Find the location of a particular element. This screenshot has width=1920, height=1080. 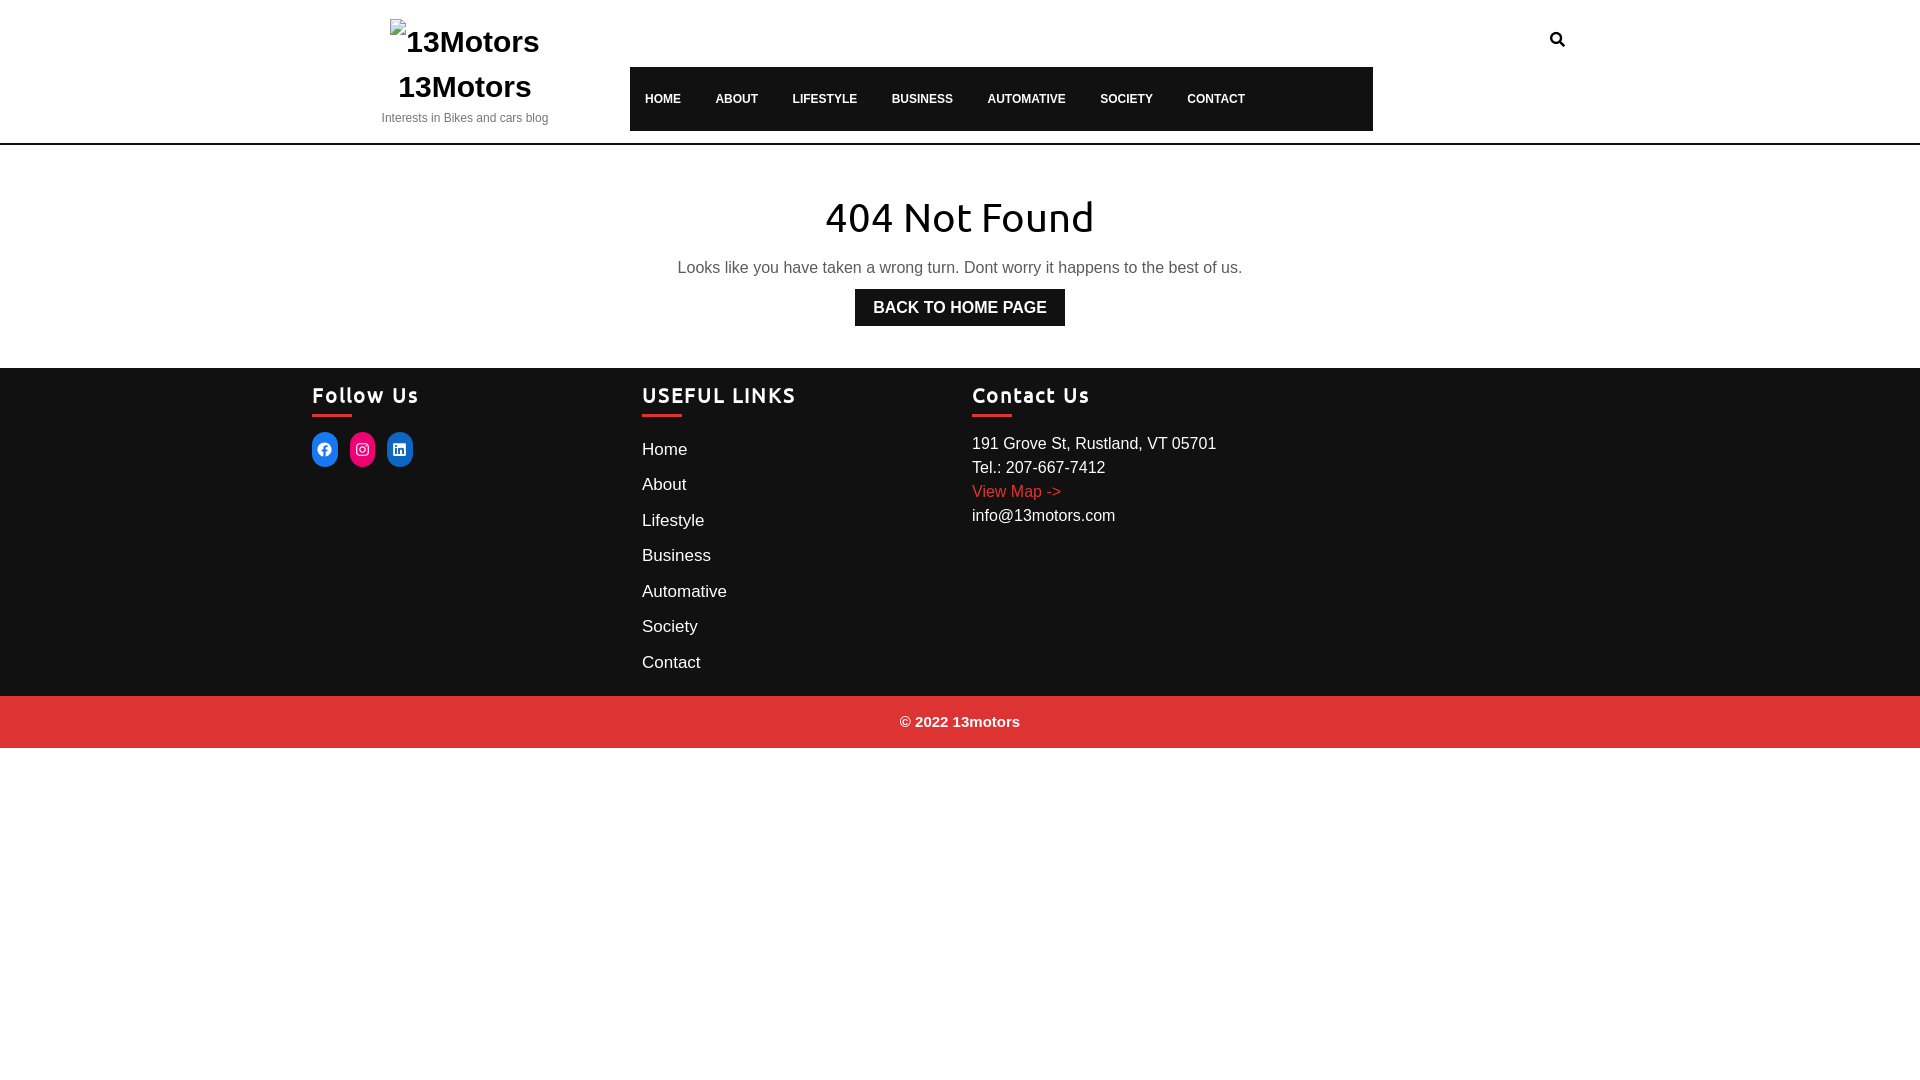

'Home' is located at coordinates (664, 448).